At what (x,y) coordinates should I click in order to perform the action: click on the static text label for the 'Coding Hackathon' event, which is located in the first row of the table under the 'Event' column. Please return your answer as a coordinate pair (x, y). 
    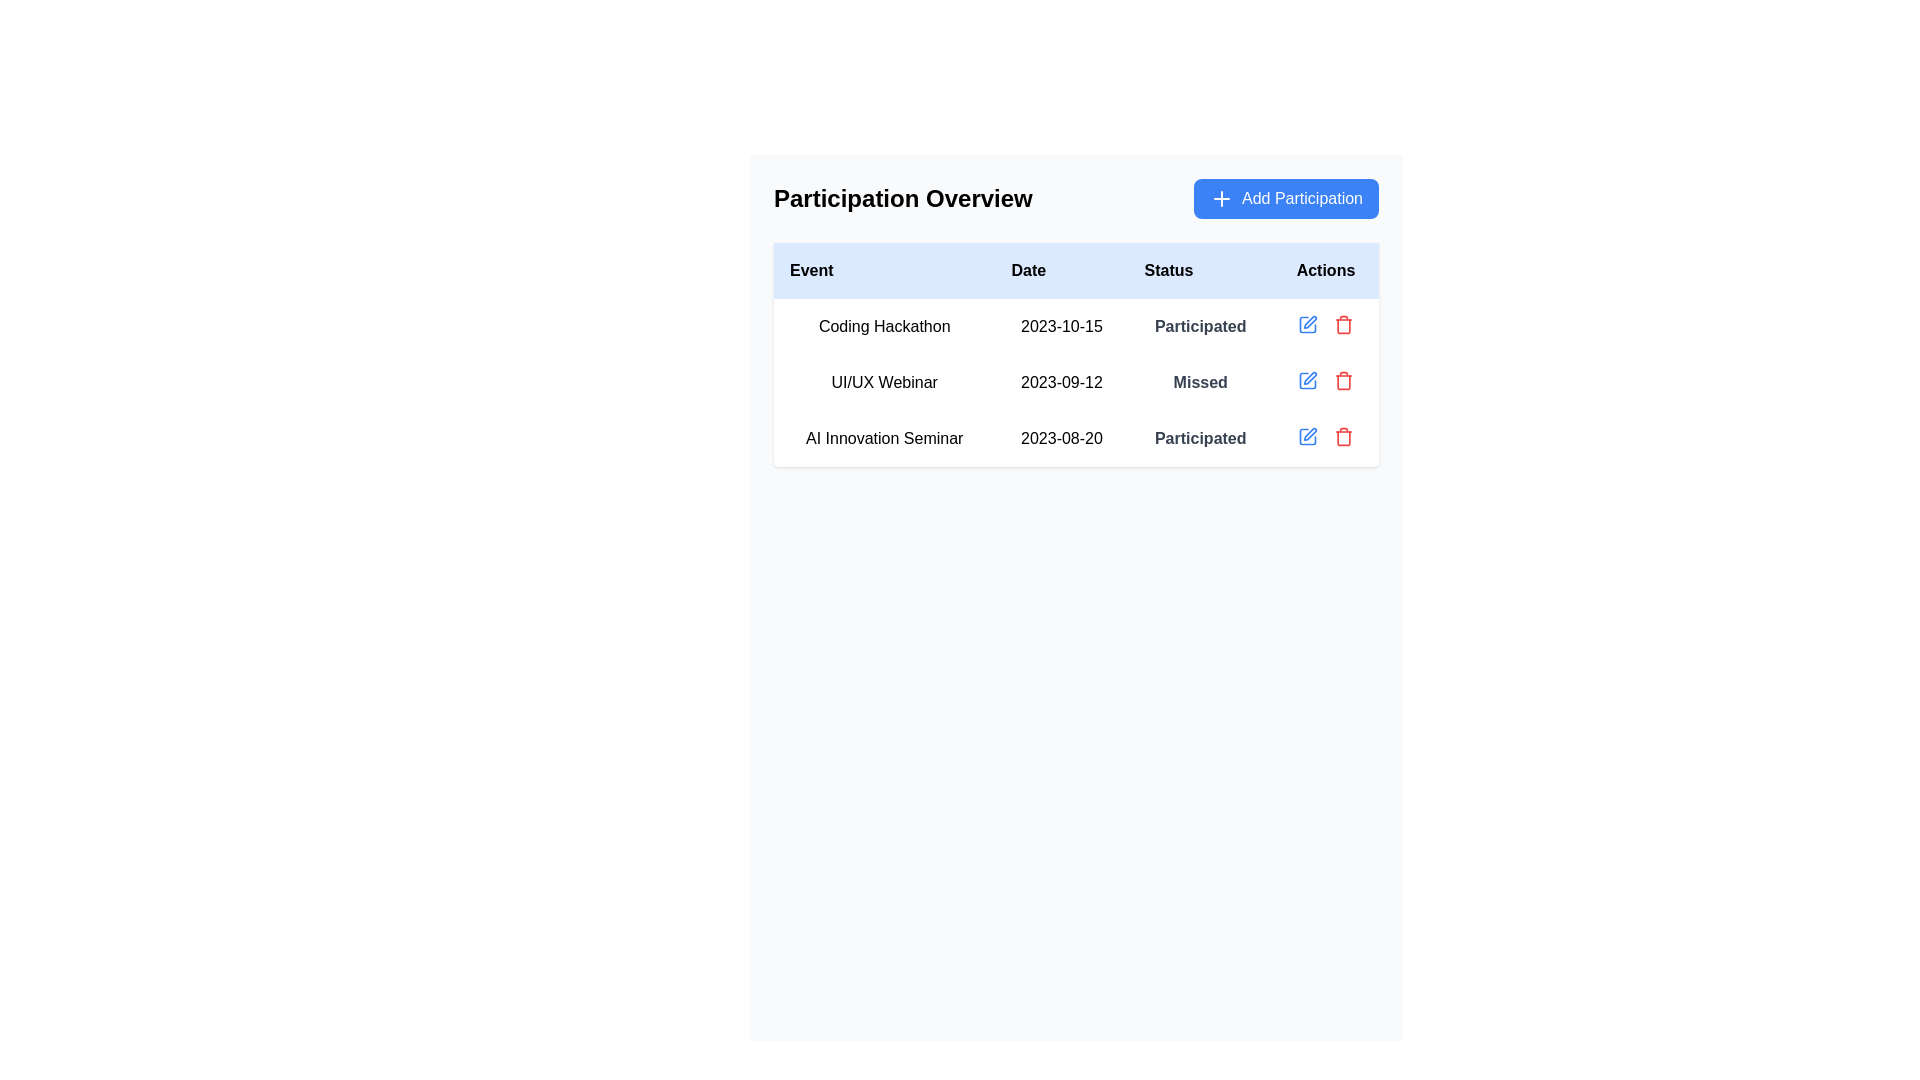
    Looking at the image, I should click on (883, 326).